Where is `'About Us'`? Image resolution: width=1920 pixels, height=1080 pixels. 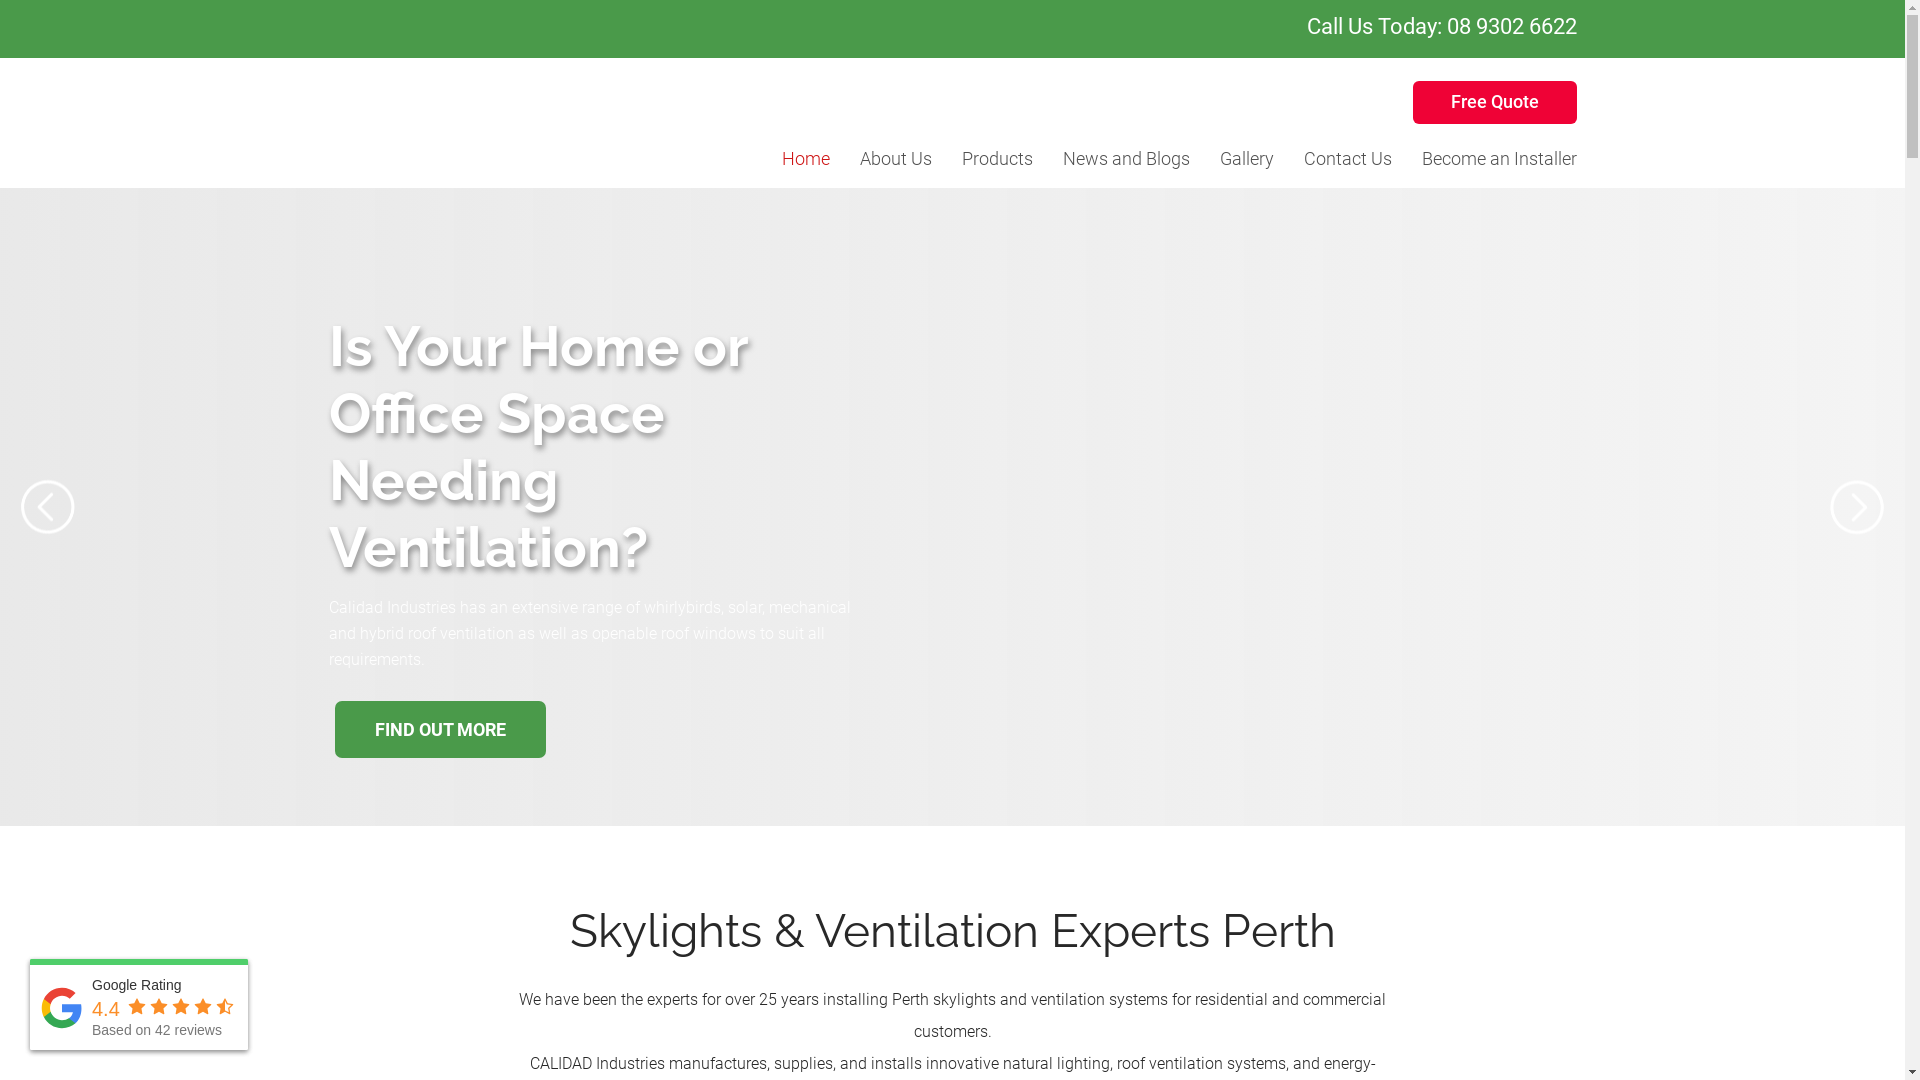 'About Us' is located at coordinates (895, 157).